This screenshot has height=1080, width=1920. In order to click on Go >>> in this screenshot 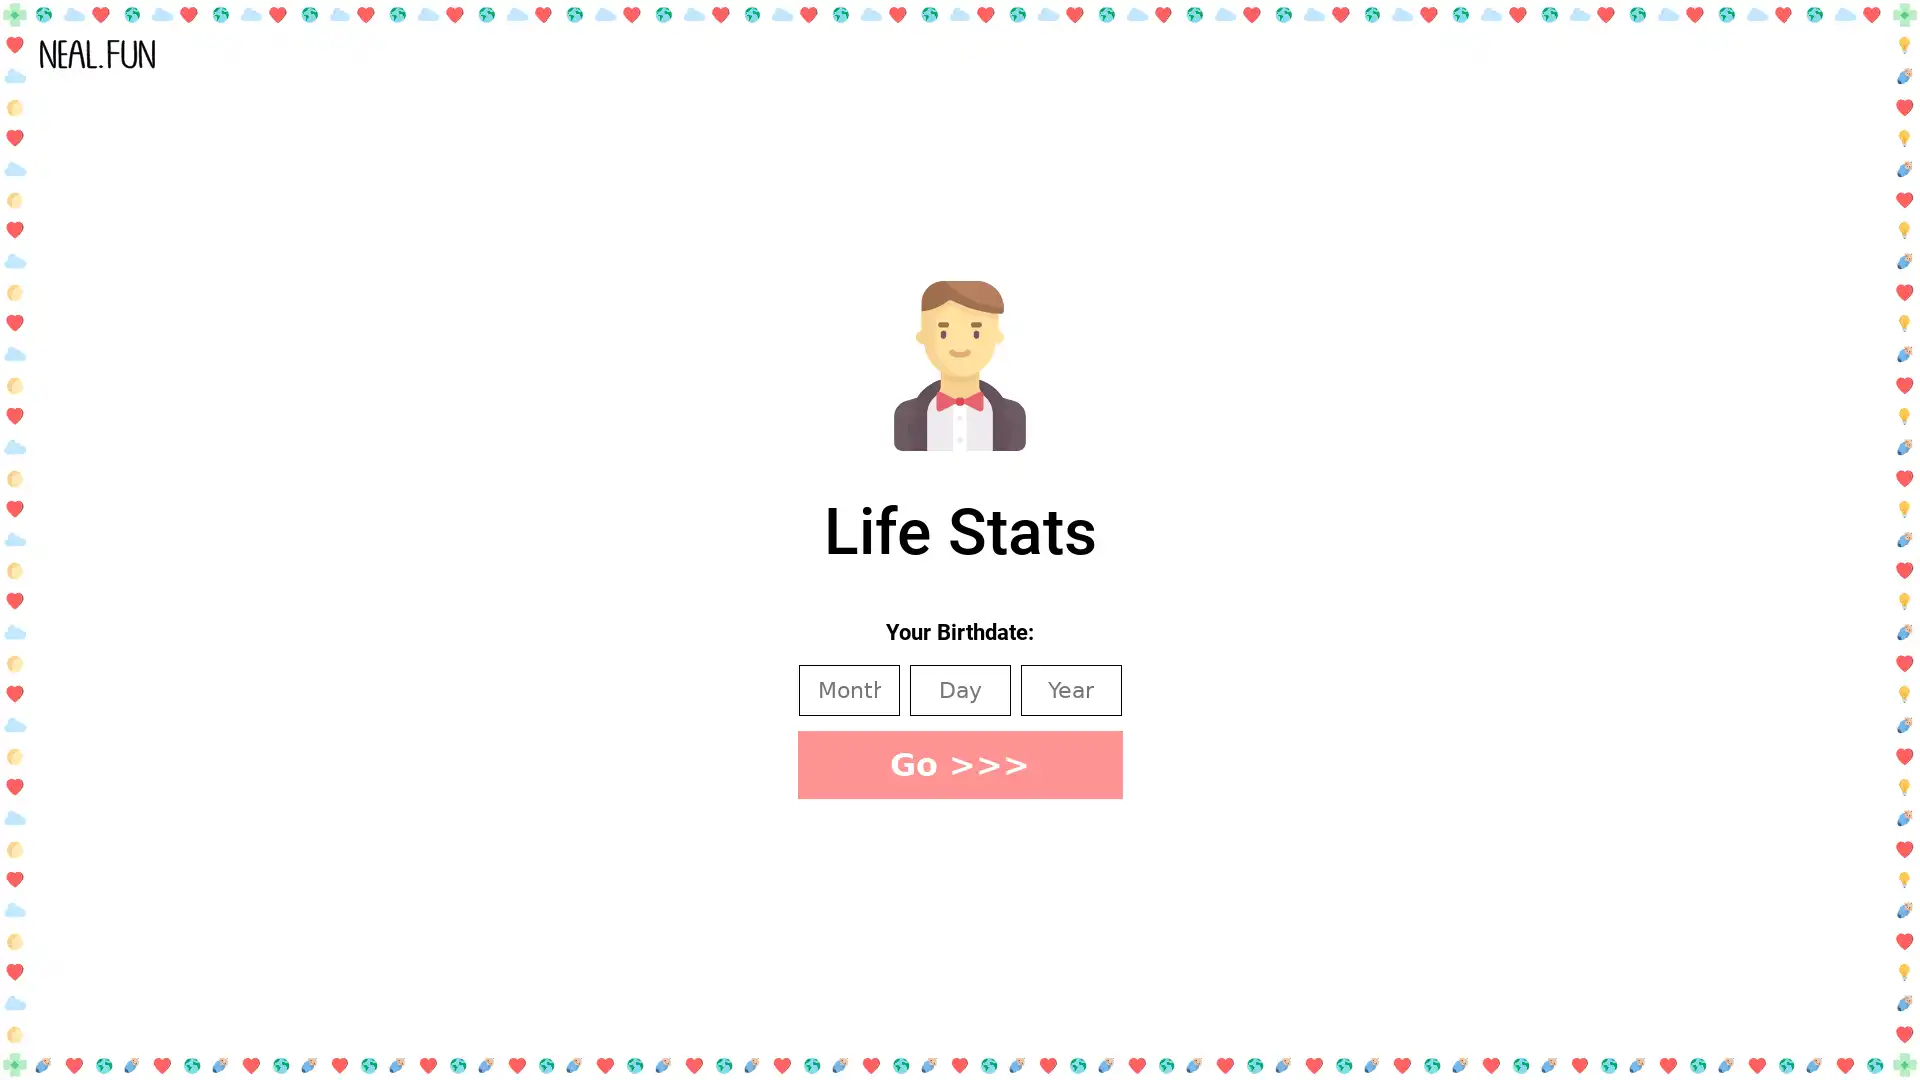, I will do `click(958, 764)`.